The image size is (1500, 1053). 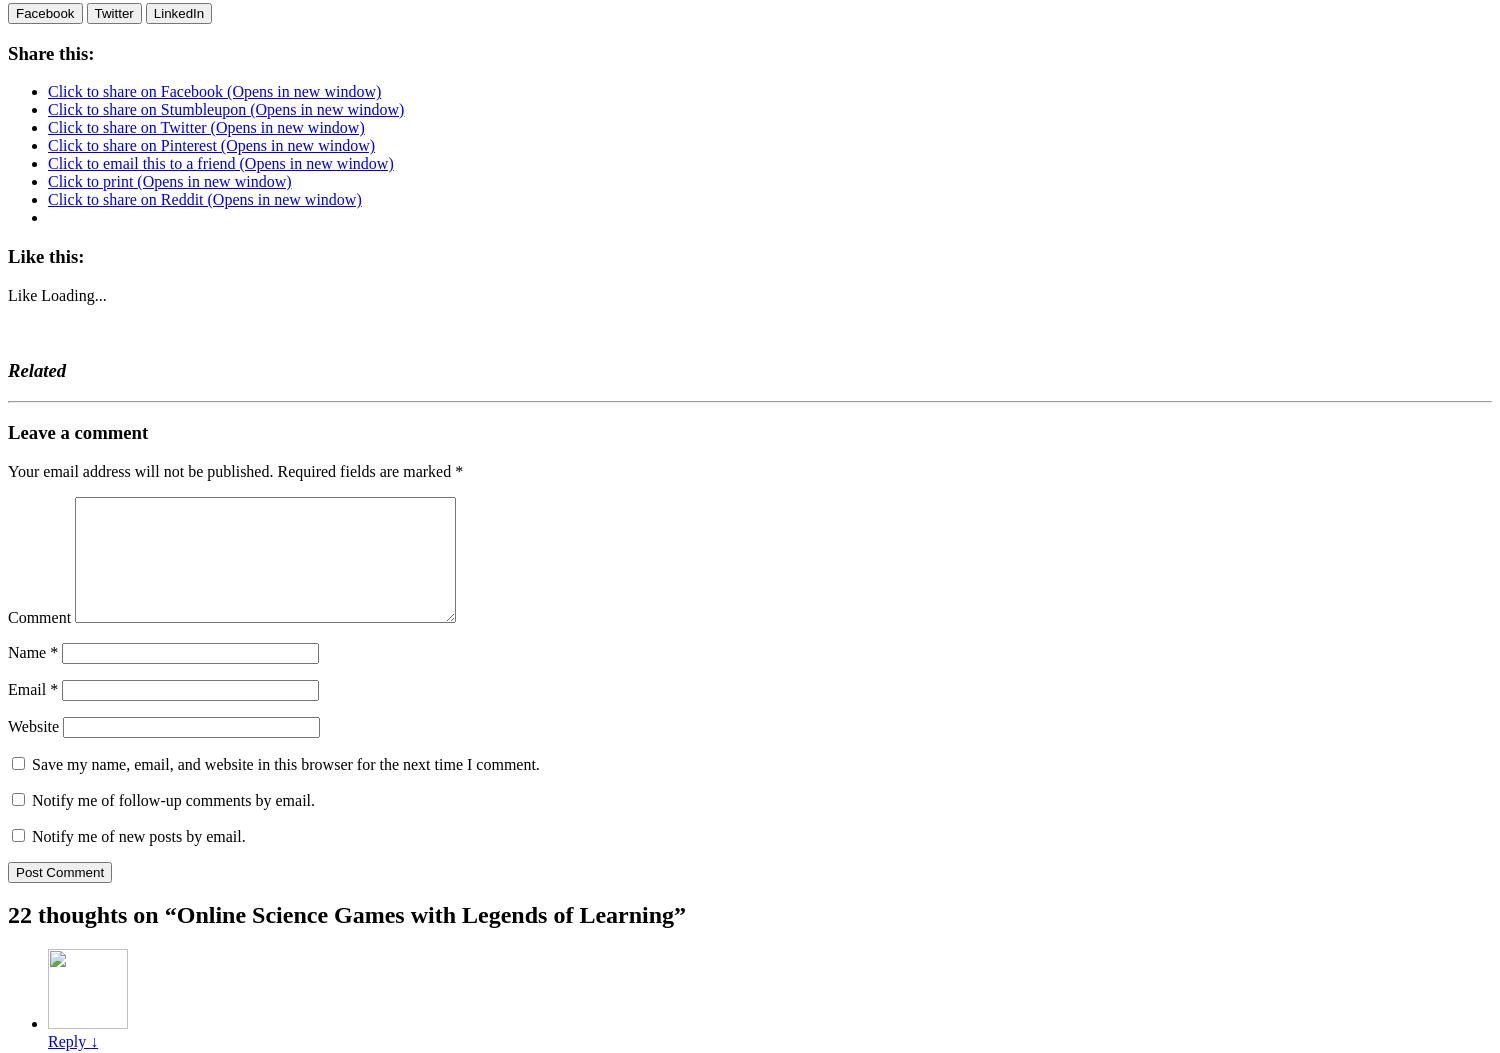 I want to click on 'Comment', so click(x=39, y=616).